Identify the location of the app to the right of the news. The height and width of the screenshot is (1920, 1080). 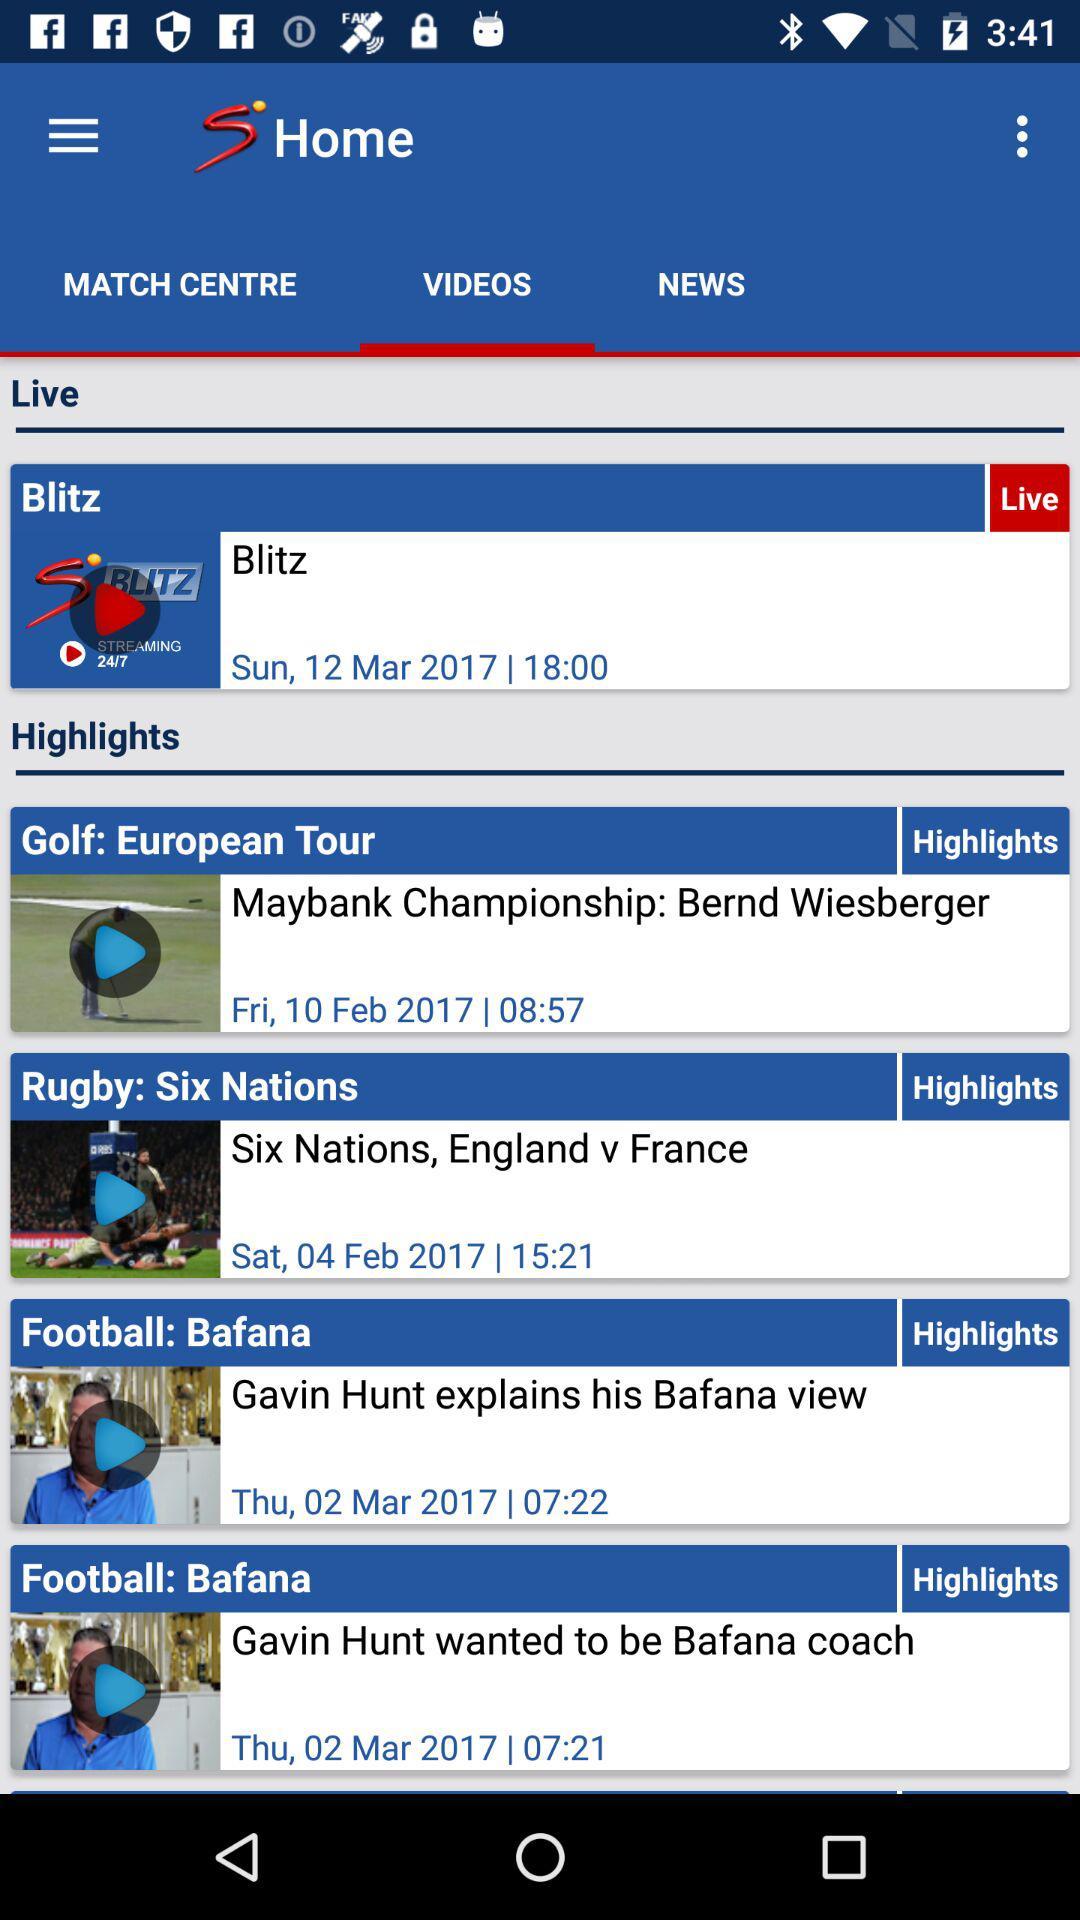
(1027, 135).